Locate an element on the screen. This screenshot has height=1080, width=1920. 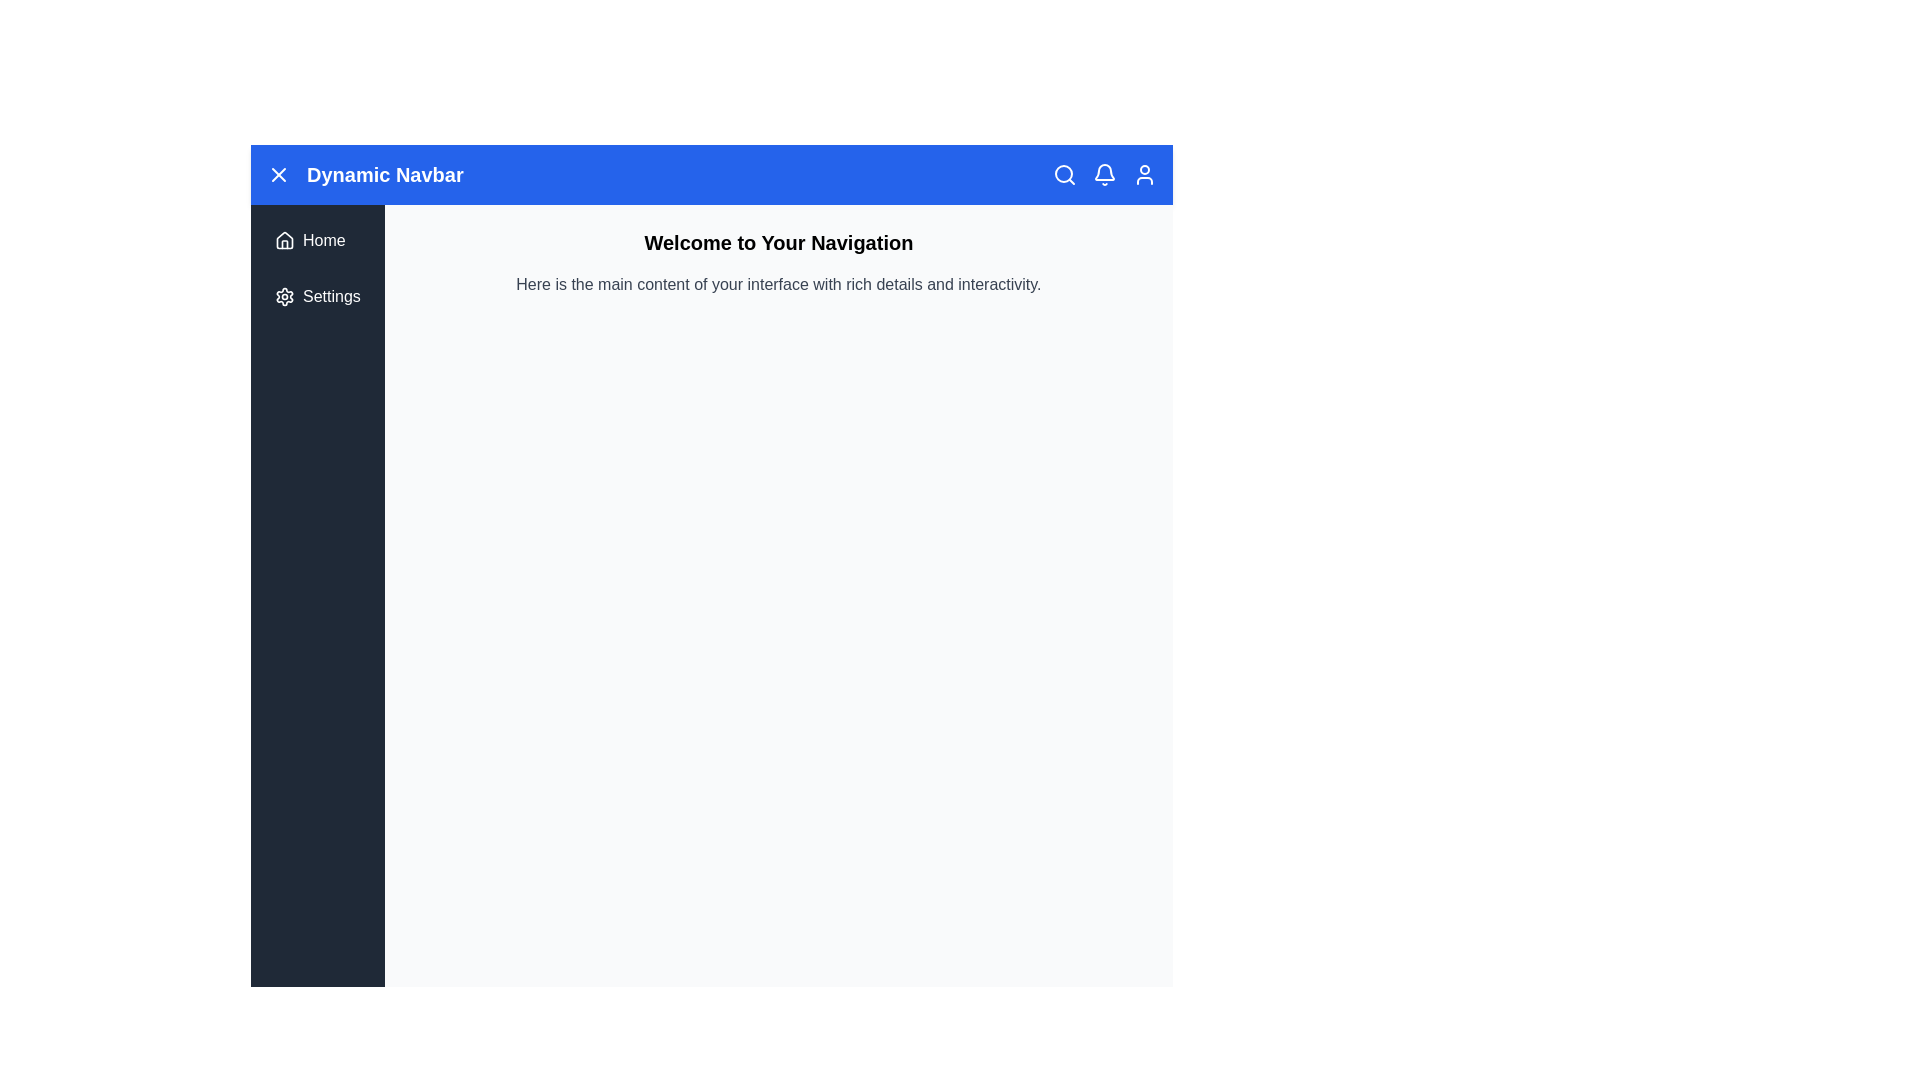
the 'Settings' text label located in the left sidebar navigation menu, which is styled with white text on a dark background and positioned next to a settings gear icon is located at coordinates (331, 297).